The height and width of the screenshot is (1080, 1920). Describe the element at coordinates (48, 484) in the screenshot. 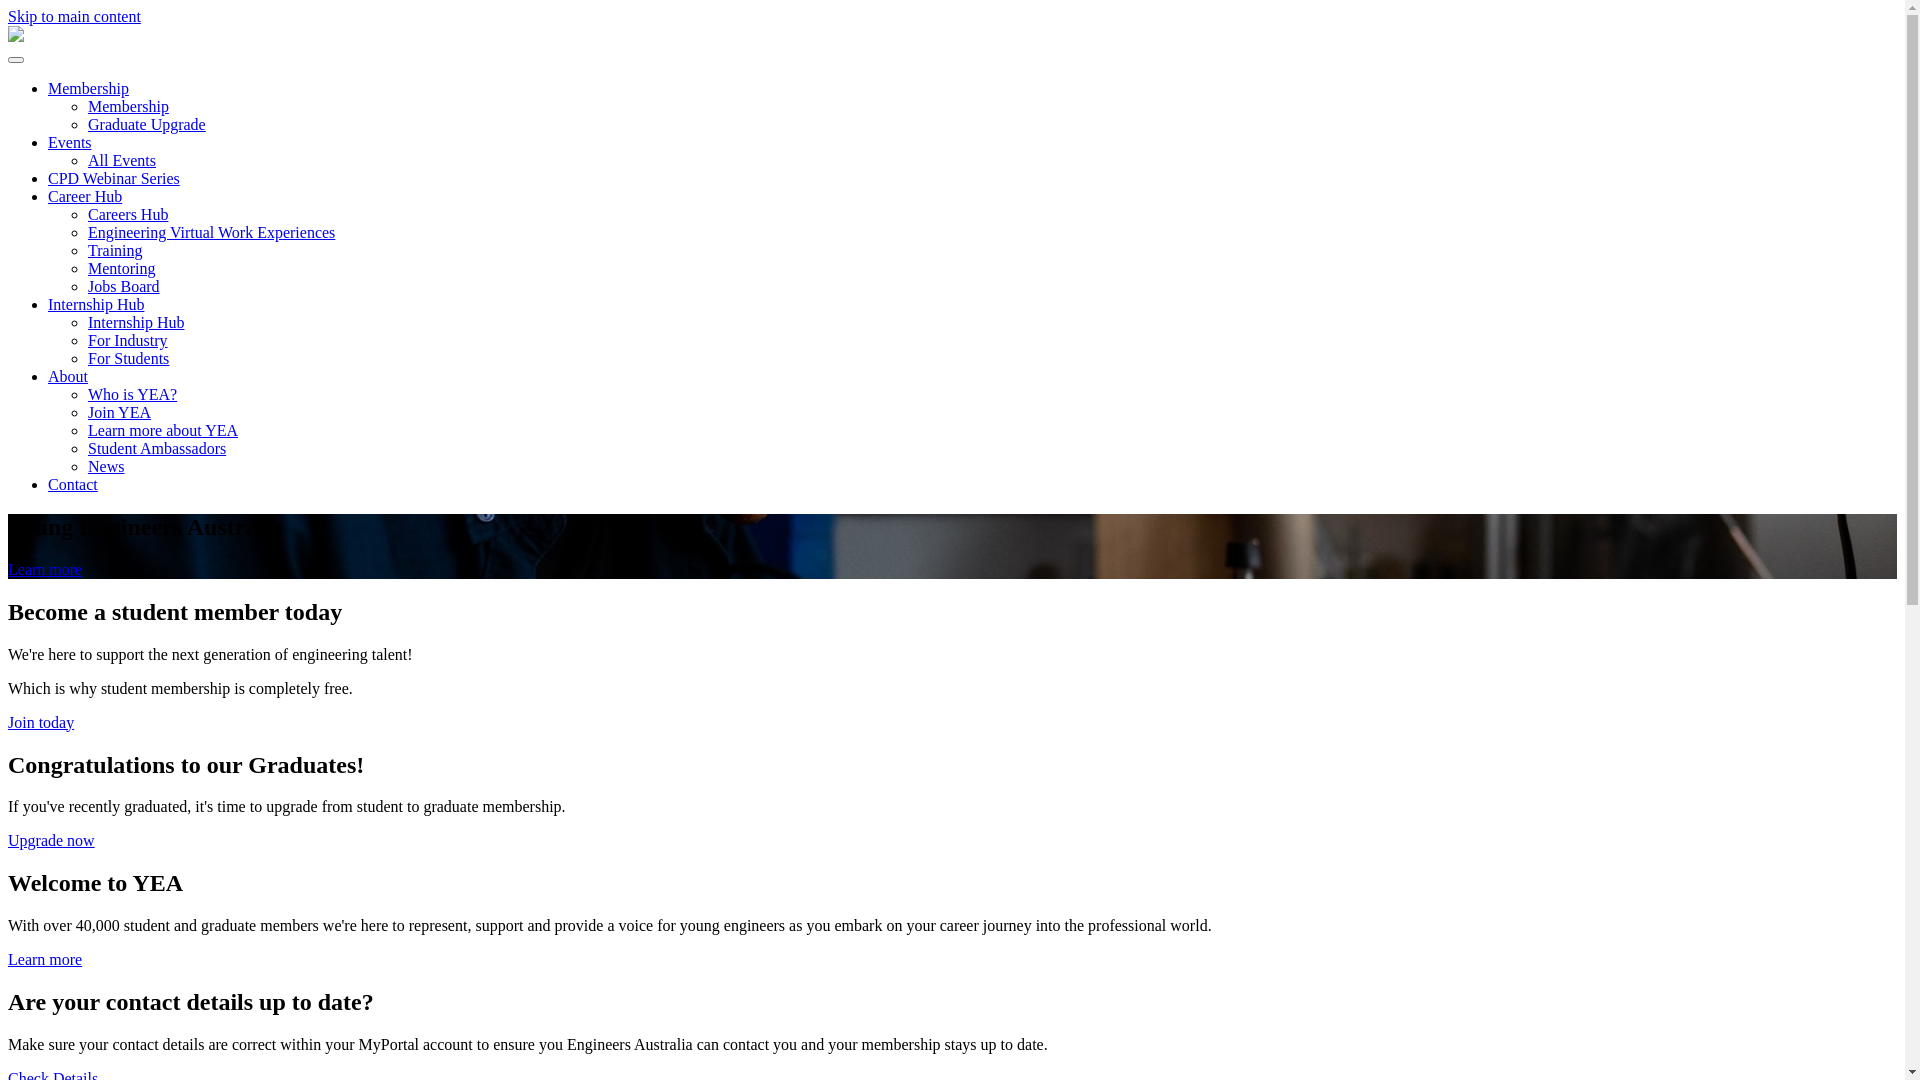

I see `'Contact'` at that location.